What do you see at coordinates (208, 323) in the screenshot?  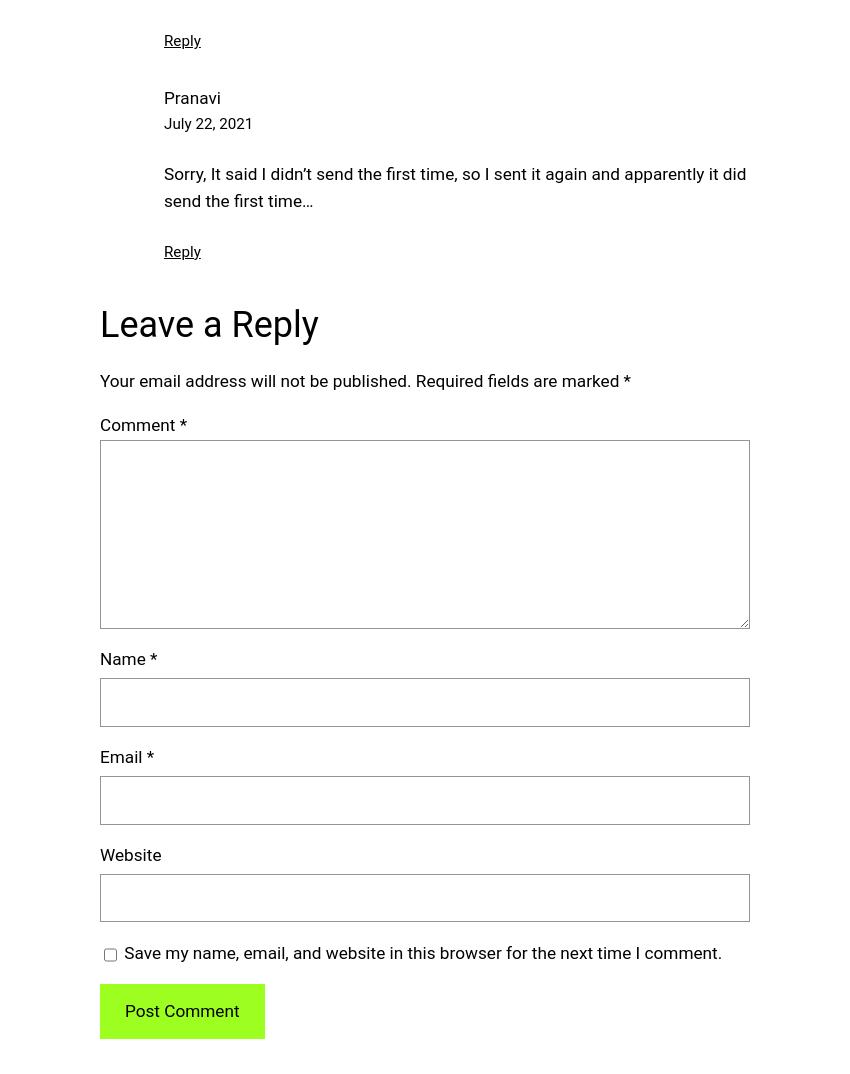 I see `'Leave a Reply'` at bounding box center [208, 323].